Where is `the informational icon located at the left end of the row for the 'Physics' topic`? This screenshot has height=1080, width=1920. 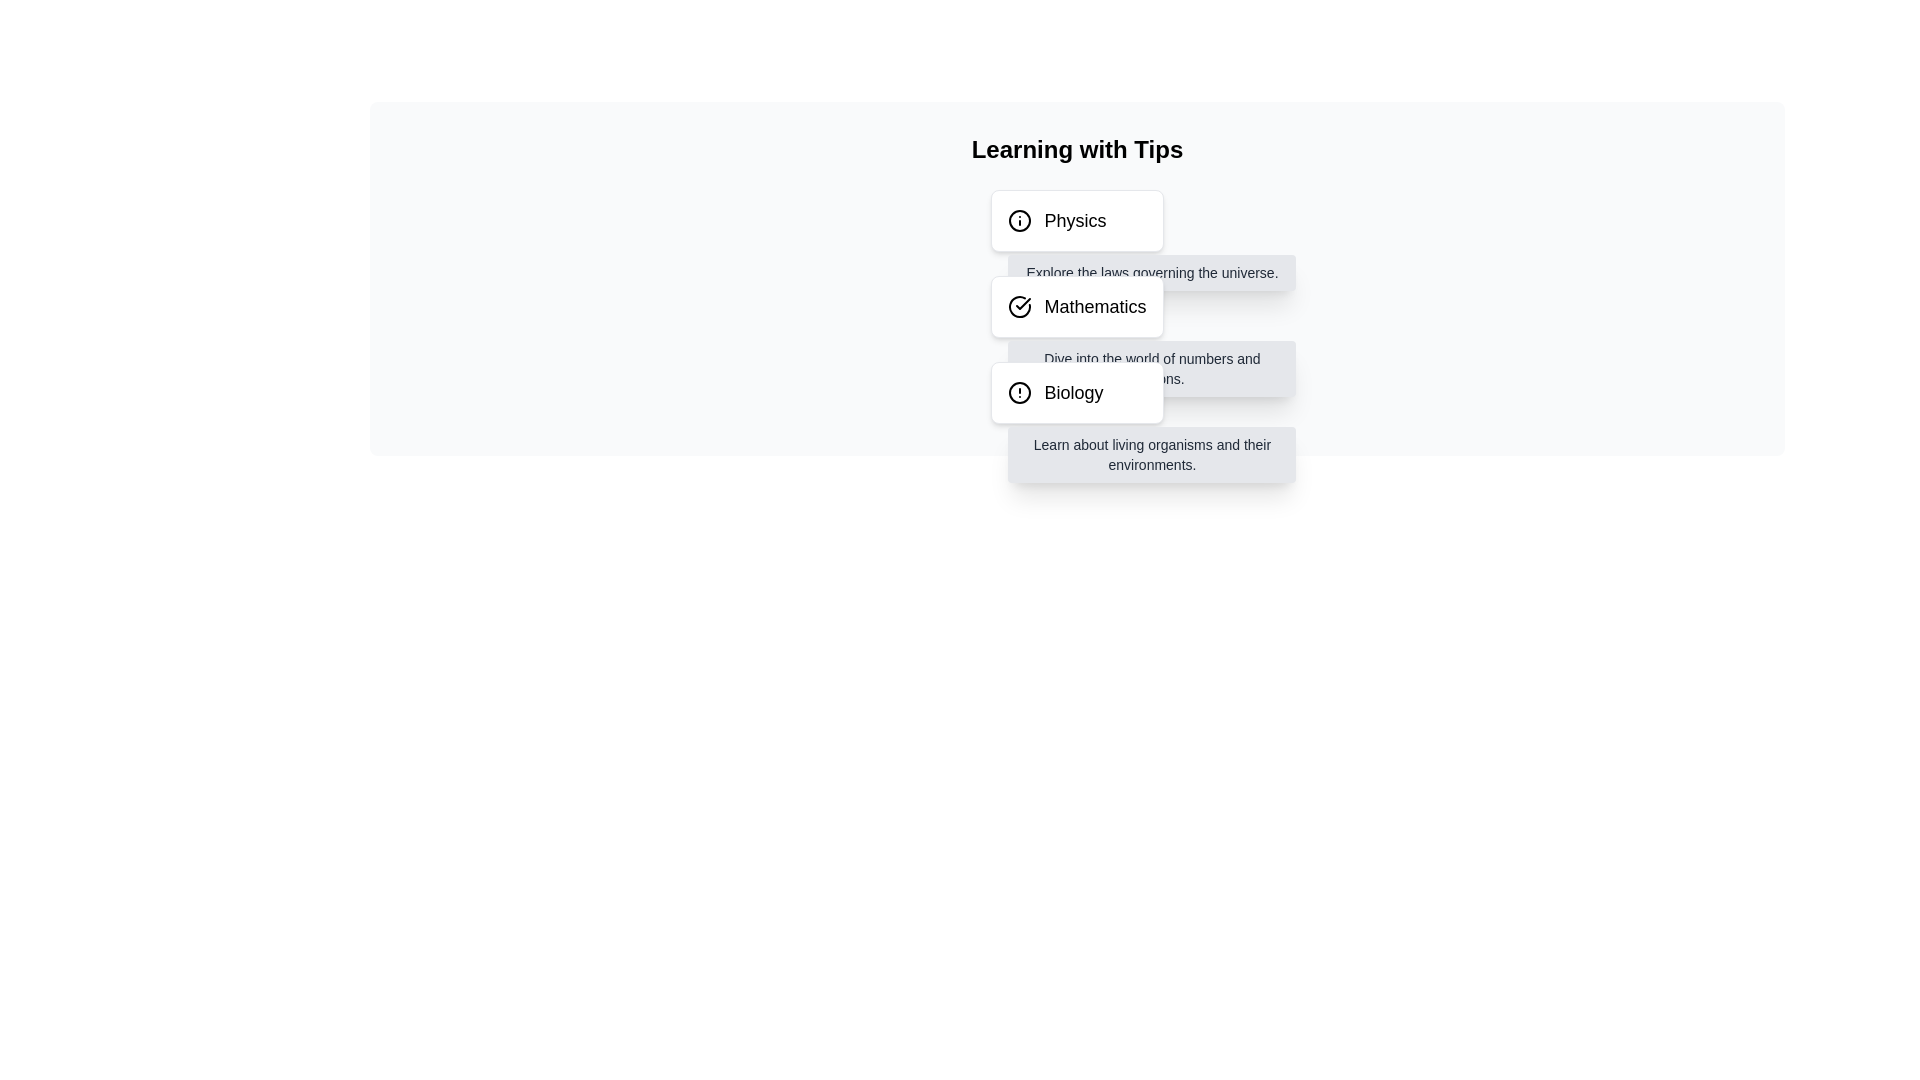
the informational icon located at the left end of the row for the 'Physics' topic is located at coordinates (1019, 220).